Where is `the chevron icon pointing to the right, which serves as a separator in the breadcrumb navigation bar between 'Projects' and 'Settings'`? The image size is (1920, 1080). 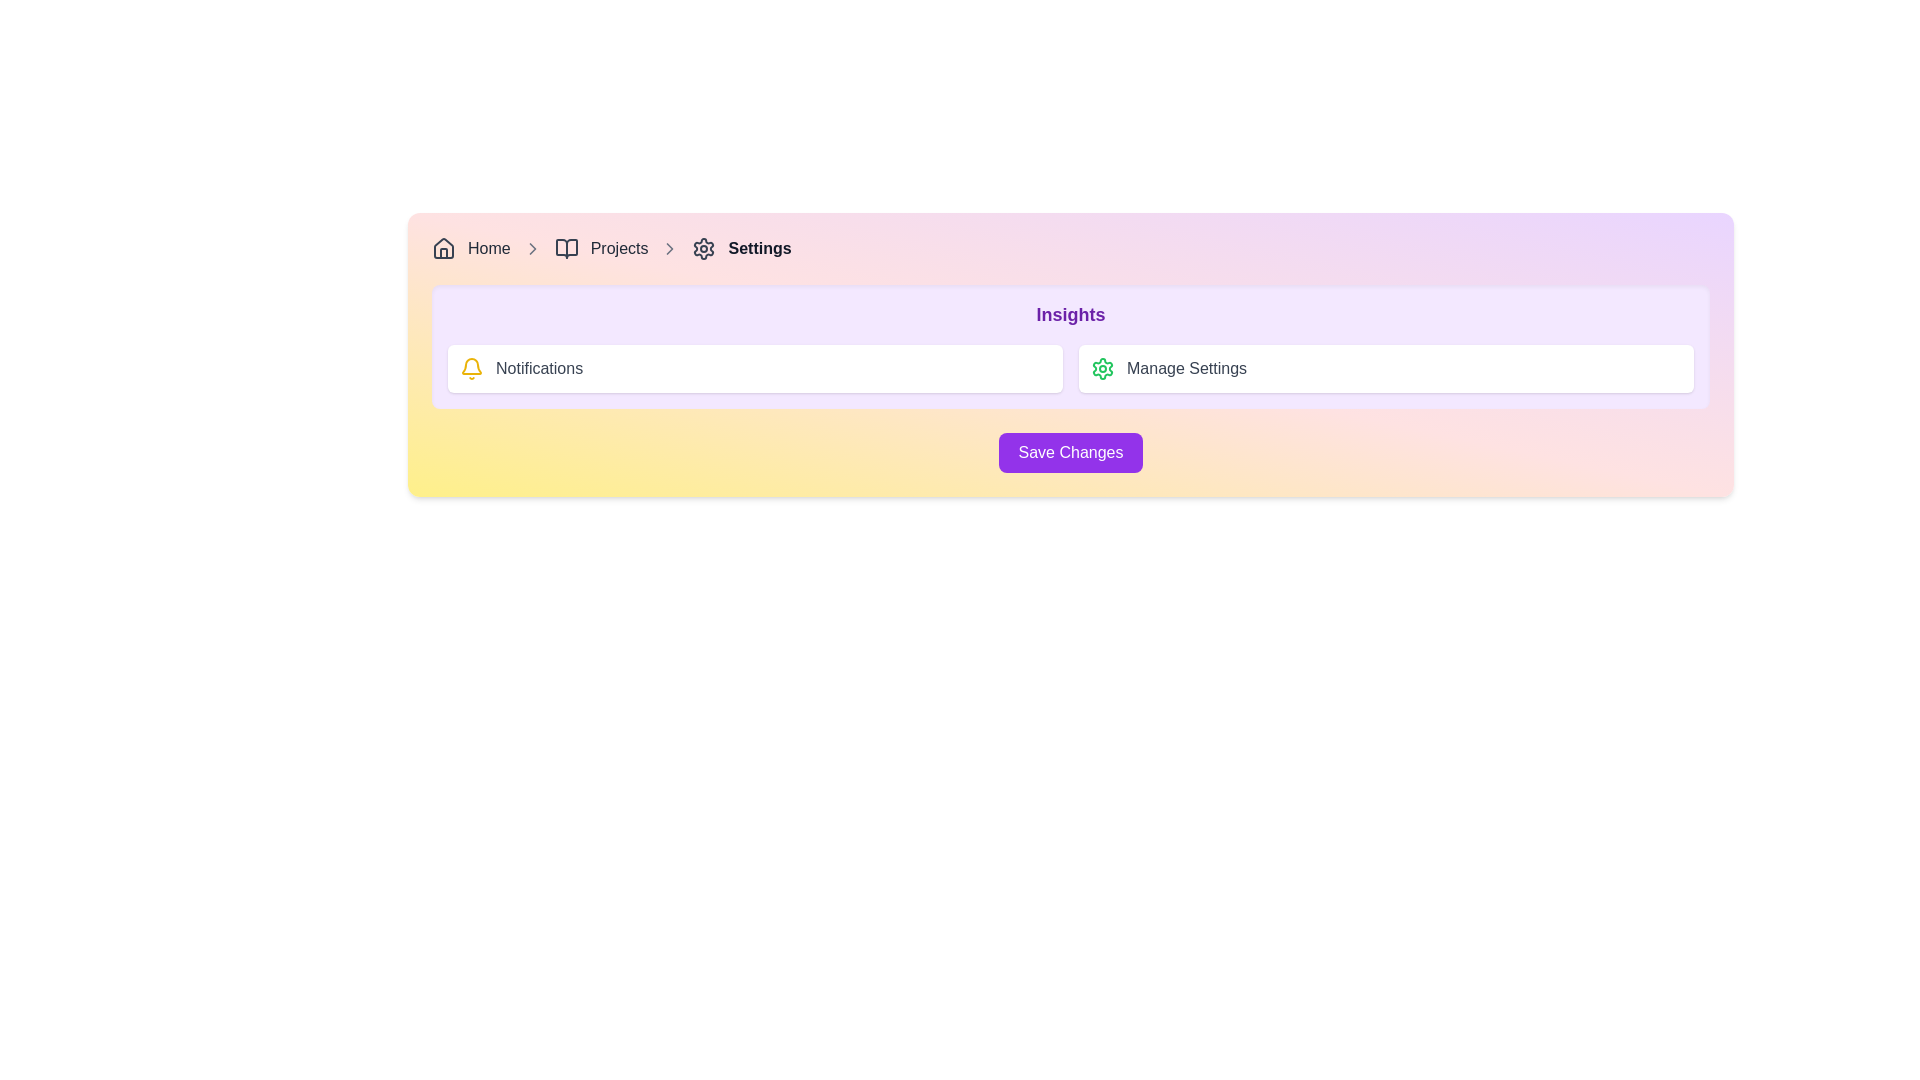
the chevron icon pointing to the right, which serves as a separator in the breadcrumb navigation bar between 'Projects' and 'Settings' is located at coordinates (670, 248).